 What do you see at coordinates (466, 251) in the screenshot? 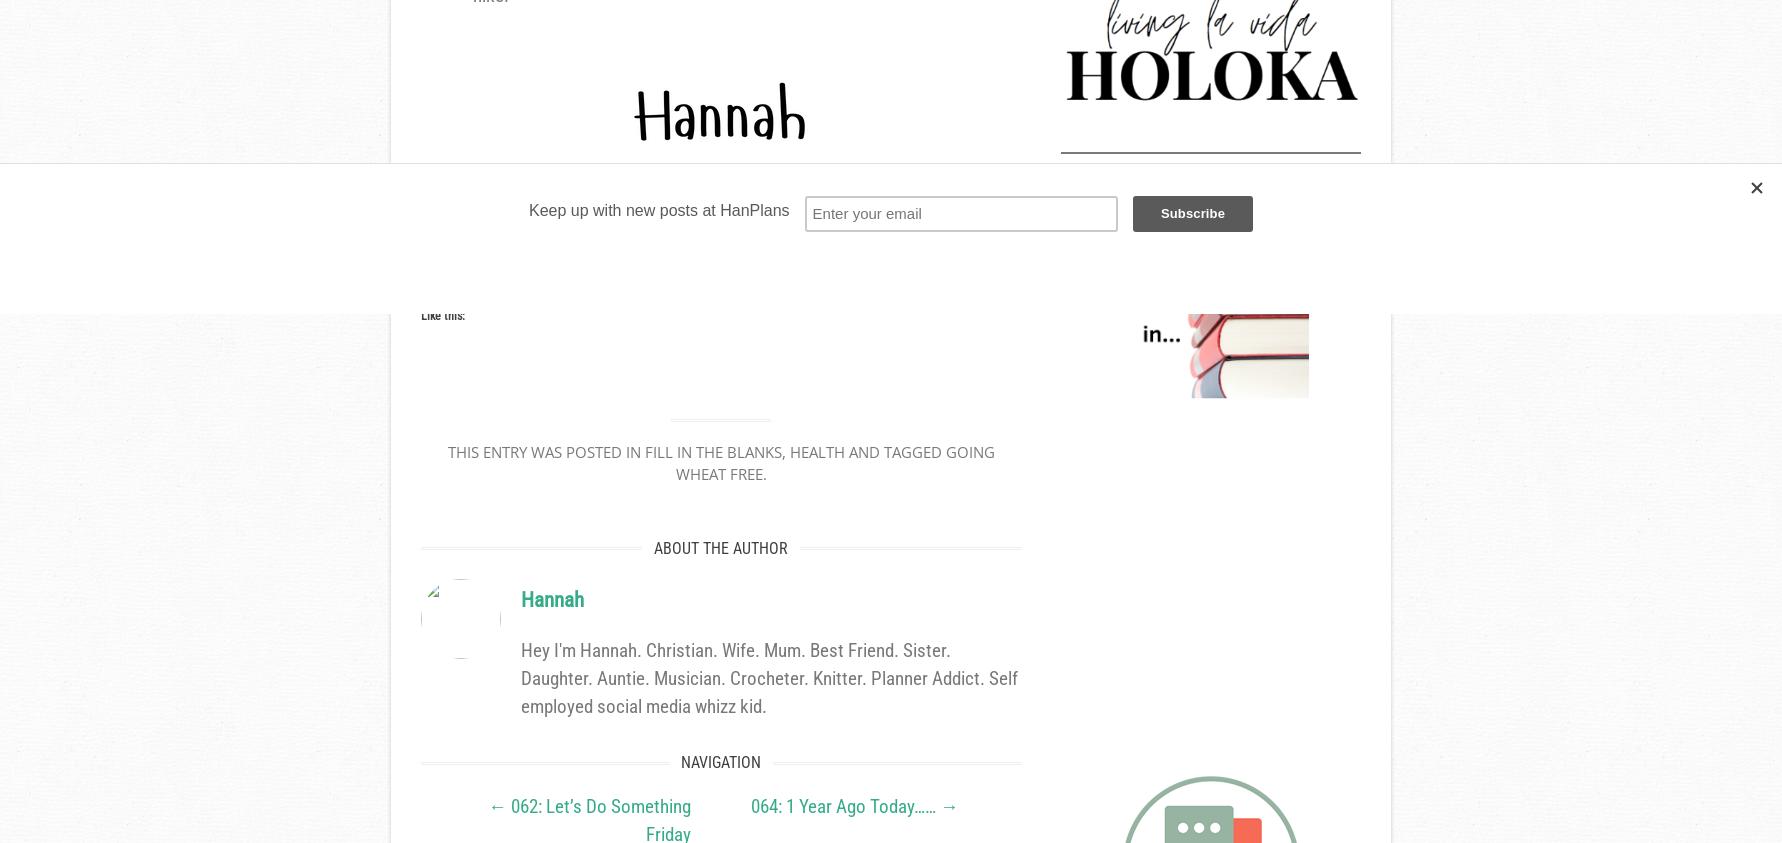
I see `'Share'` at bounding box center [466, 251].